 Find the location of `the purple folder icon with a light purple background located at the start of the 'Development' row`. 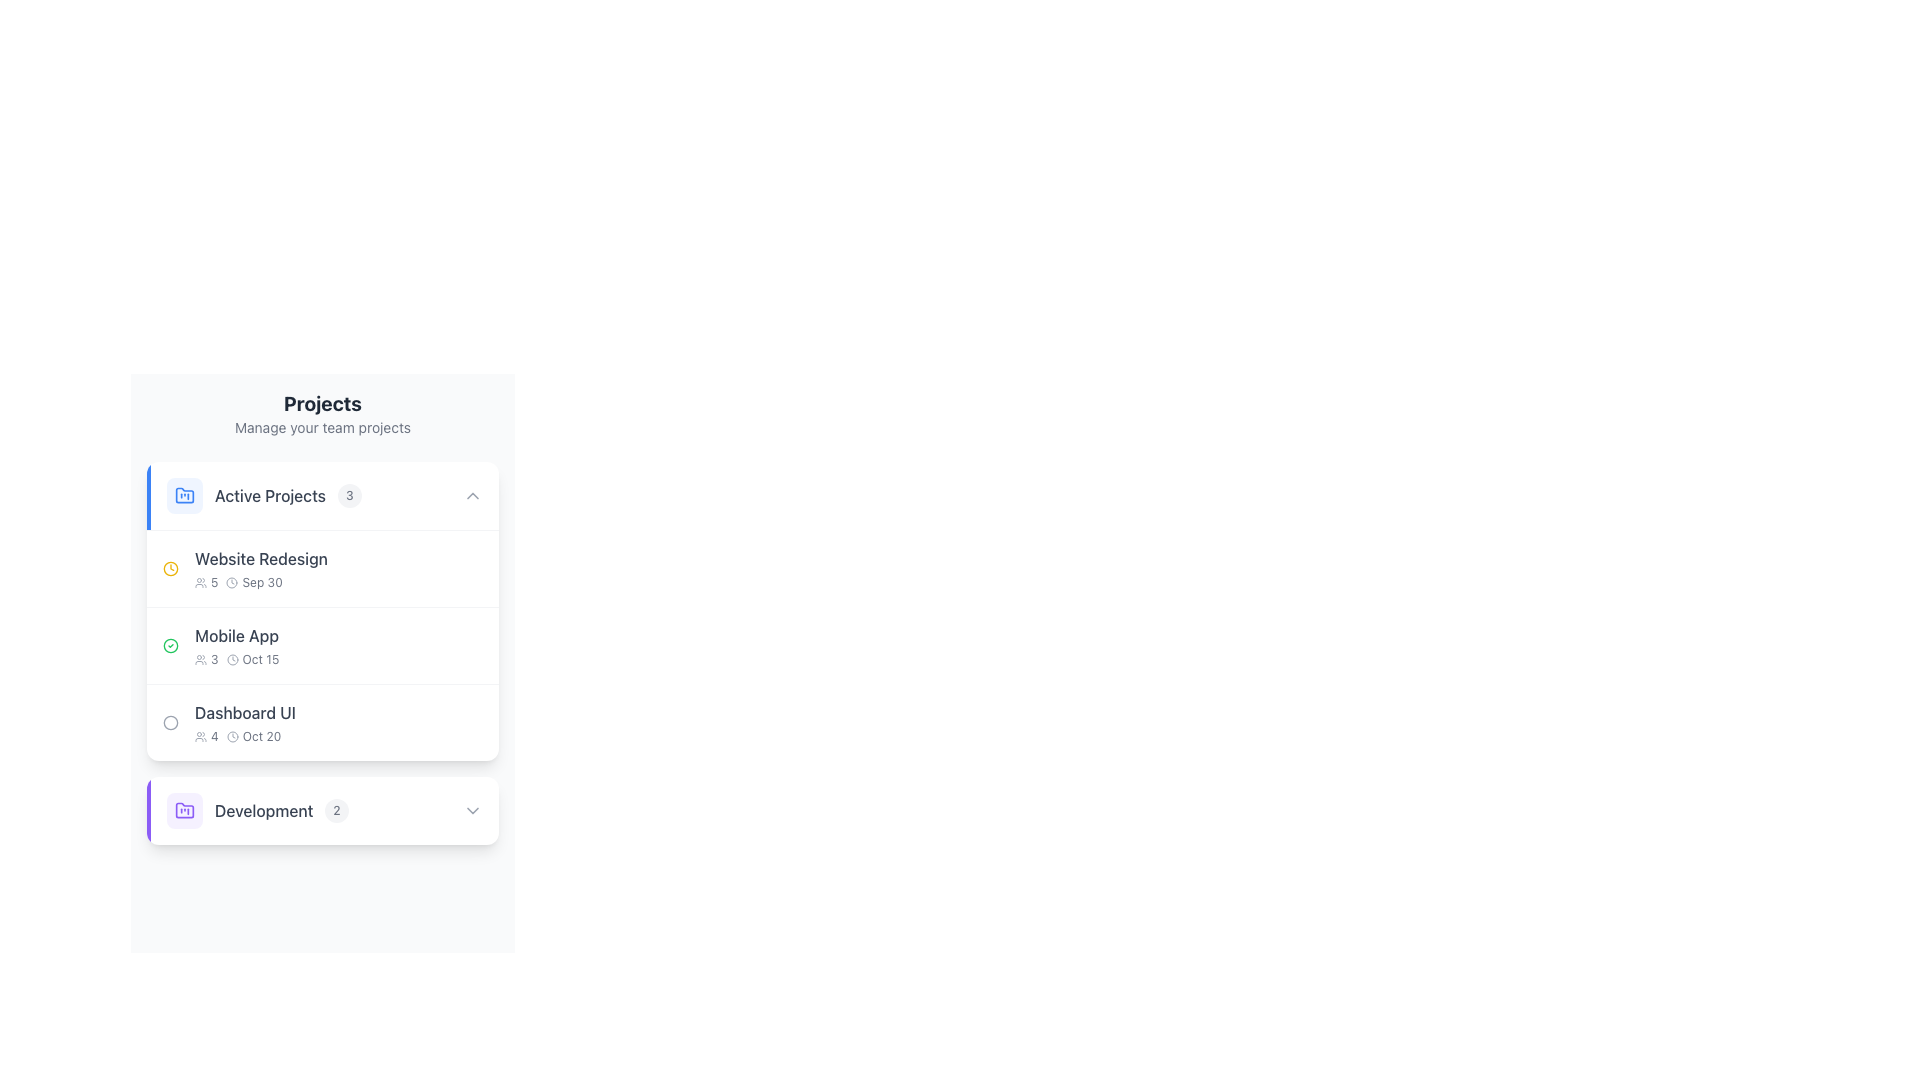

the purple folder icon with a light purple background located at the start of the 'Development' row is located at coordinates (185, 810).